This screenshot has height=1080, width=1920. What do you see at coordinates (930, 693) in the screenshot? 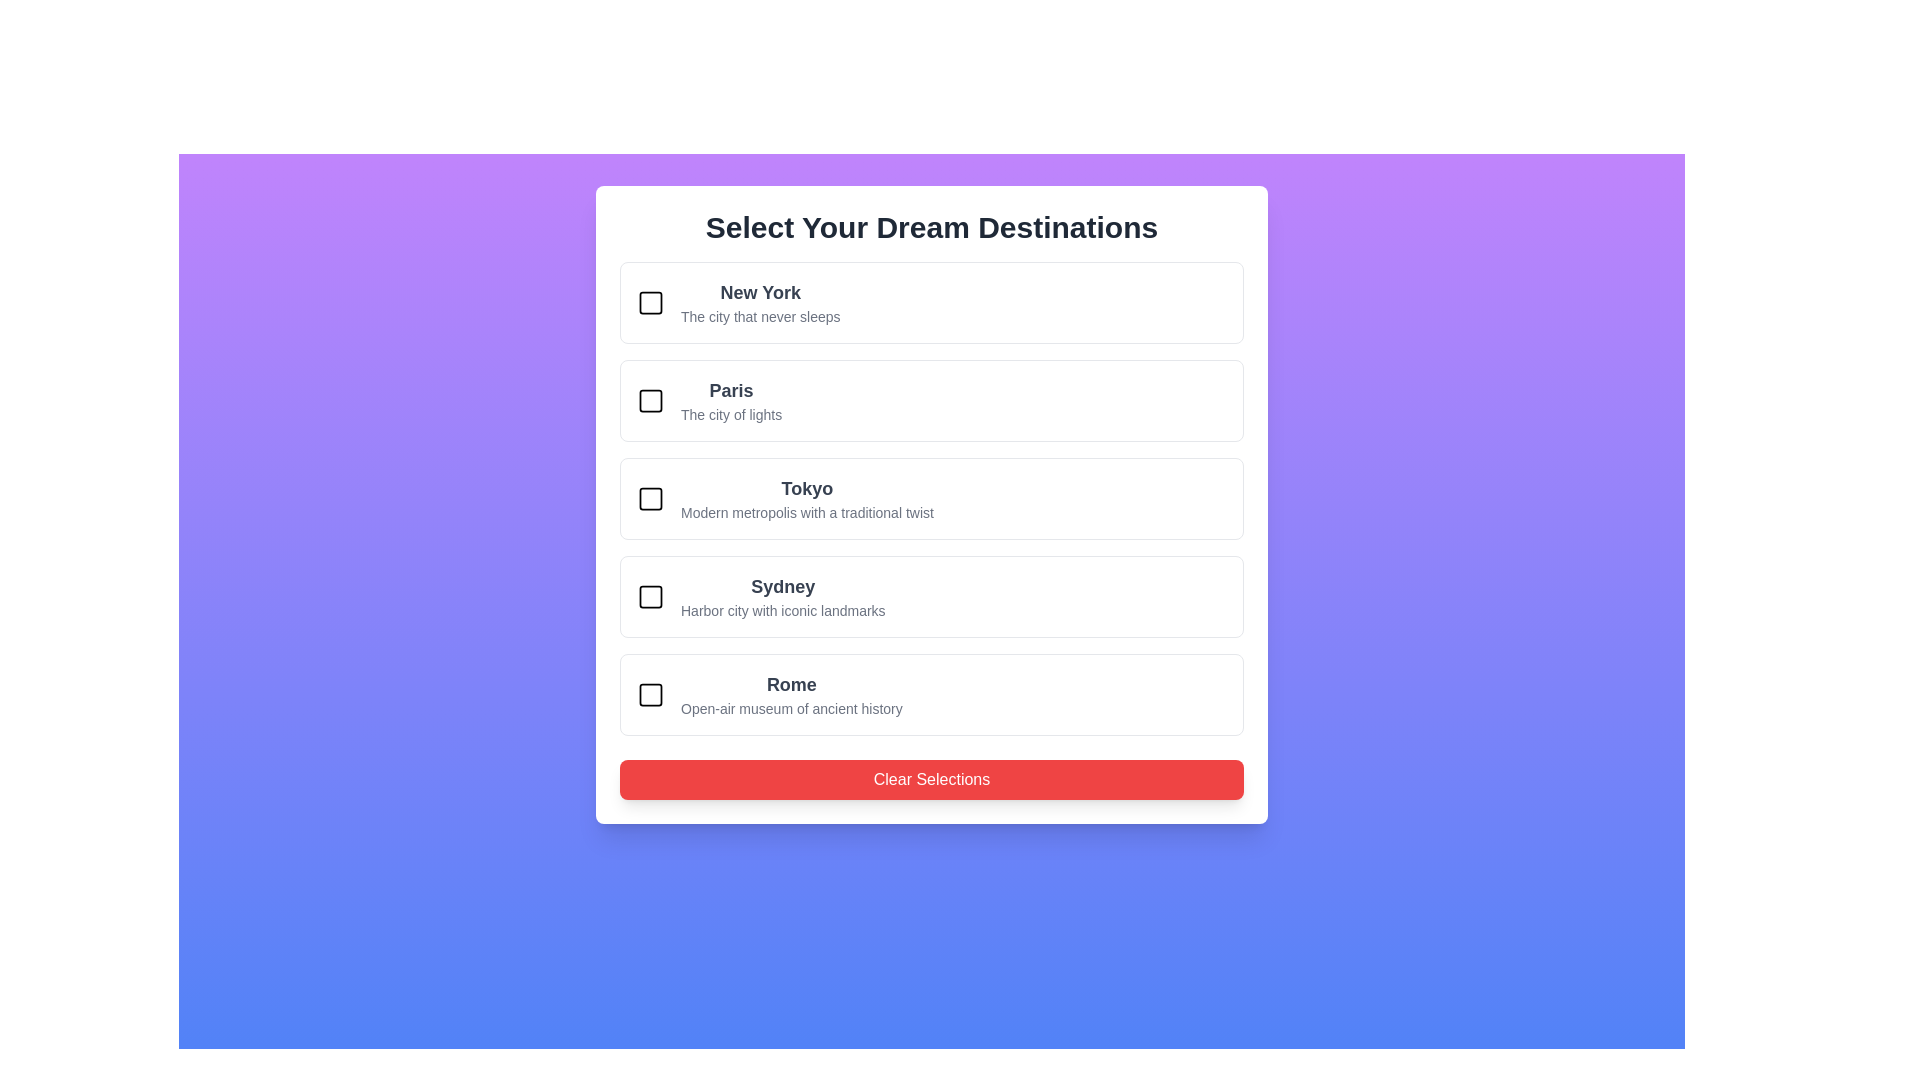
I see `the city card for Rome` at bounding box center [930, 693].